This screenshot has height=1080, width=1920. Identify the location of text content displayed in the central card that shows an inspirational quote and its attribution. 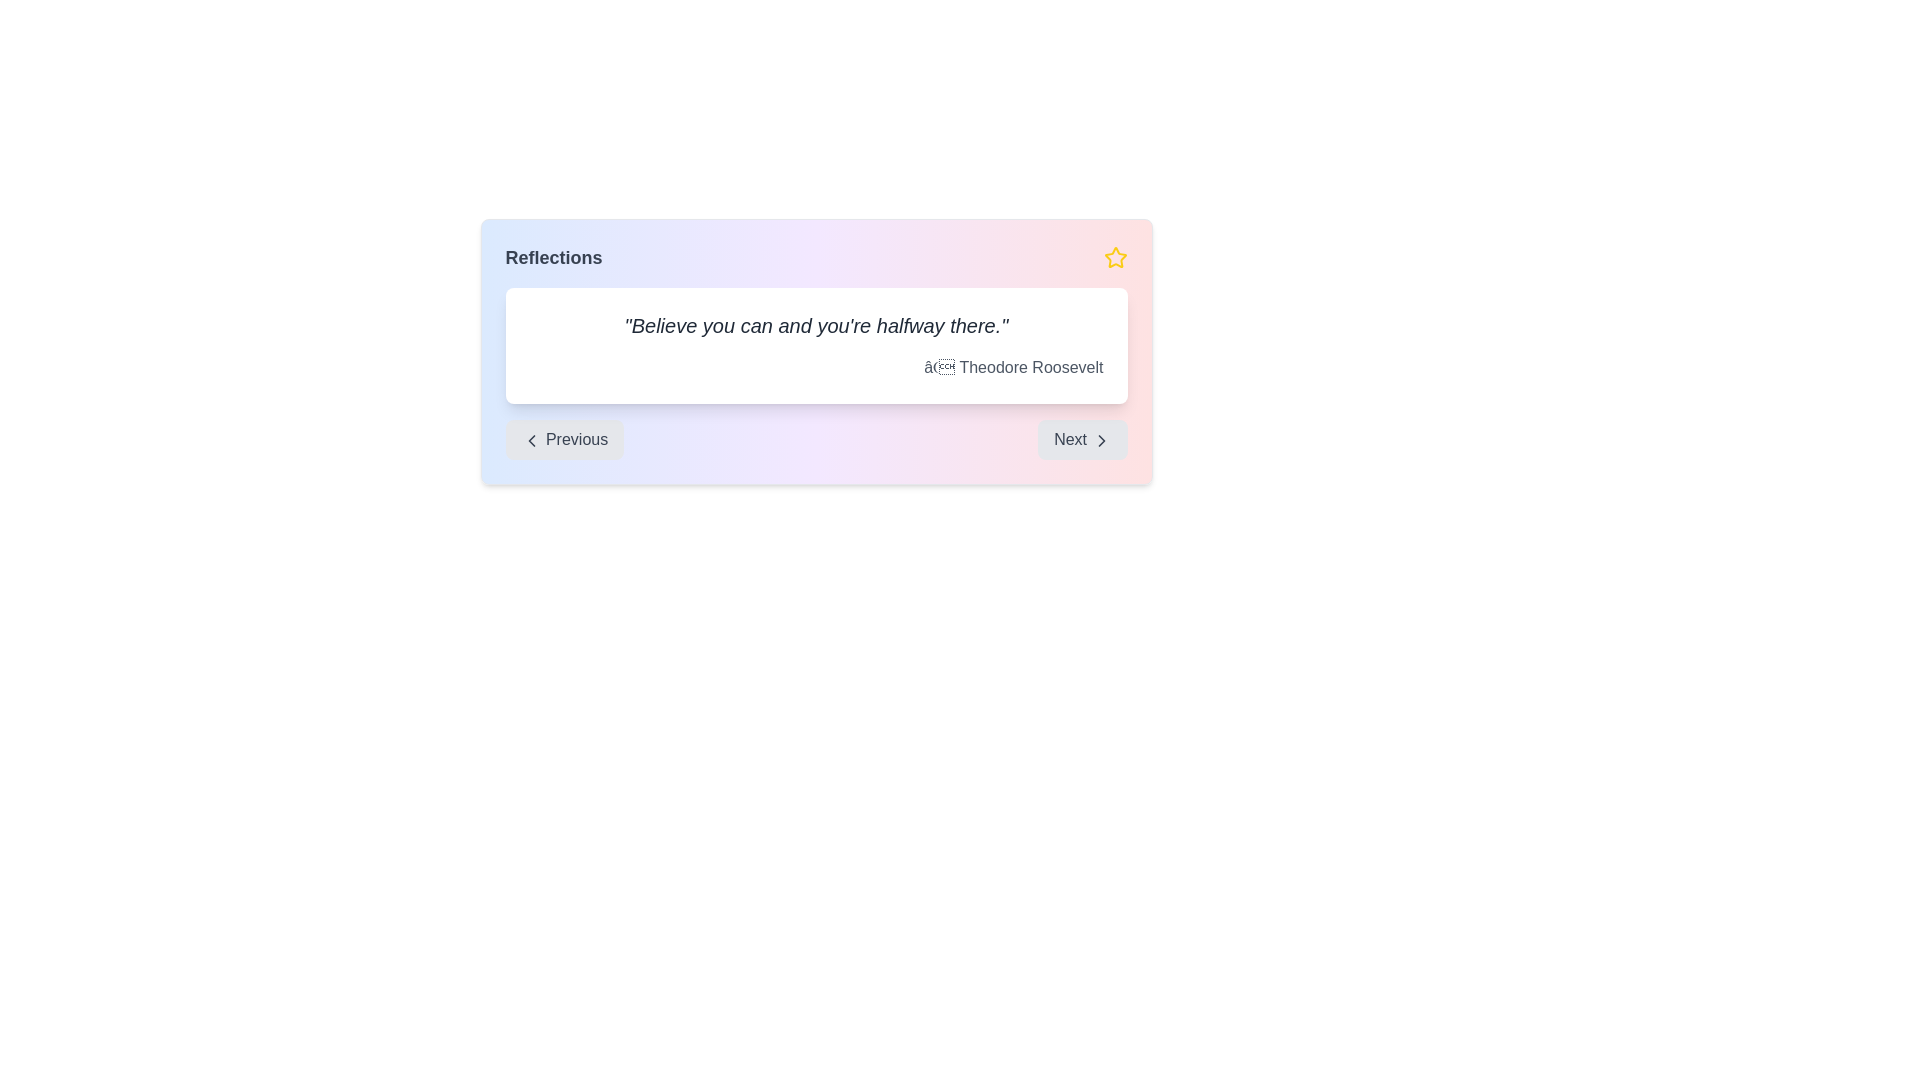
(816, 345).